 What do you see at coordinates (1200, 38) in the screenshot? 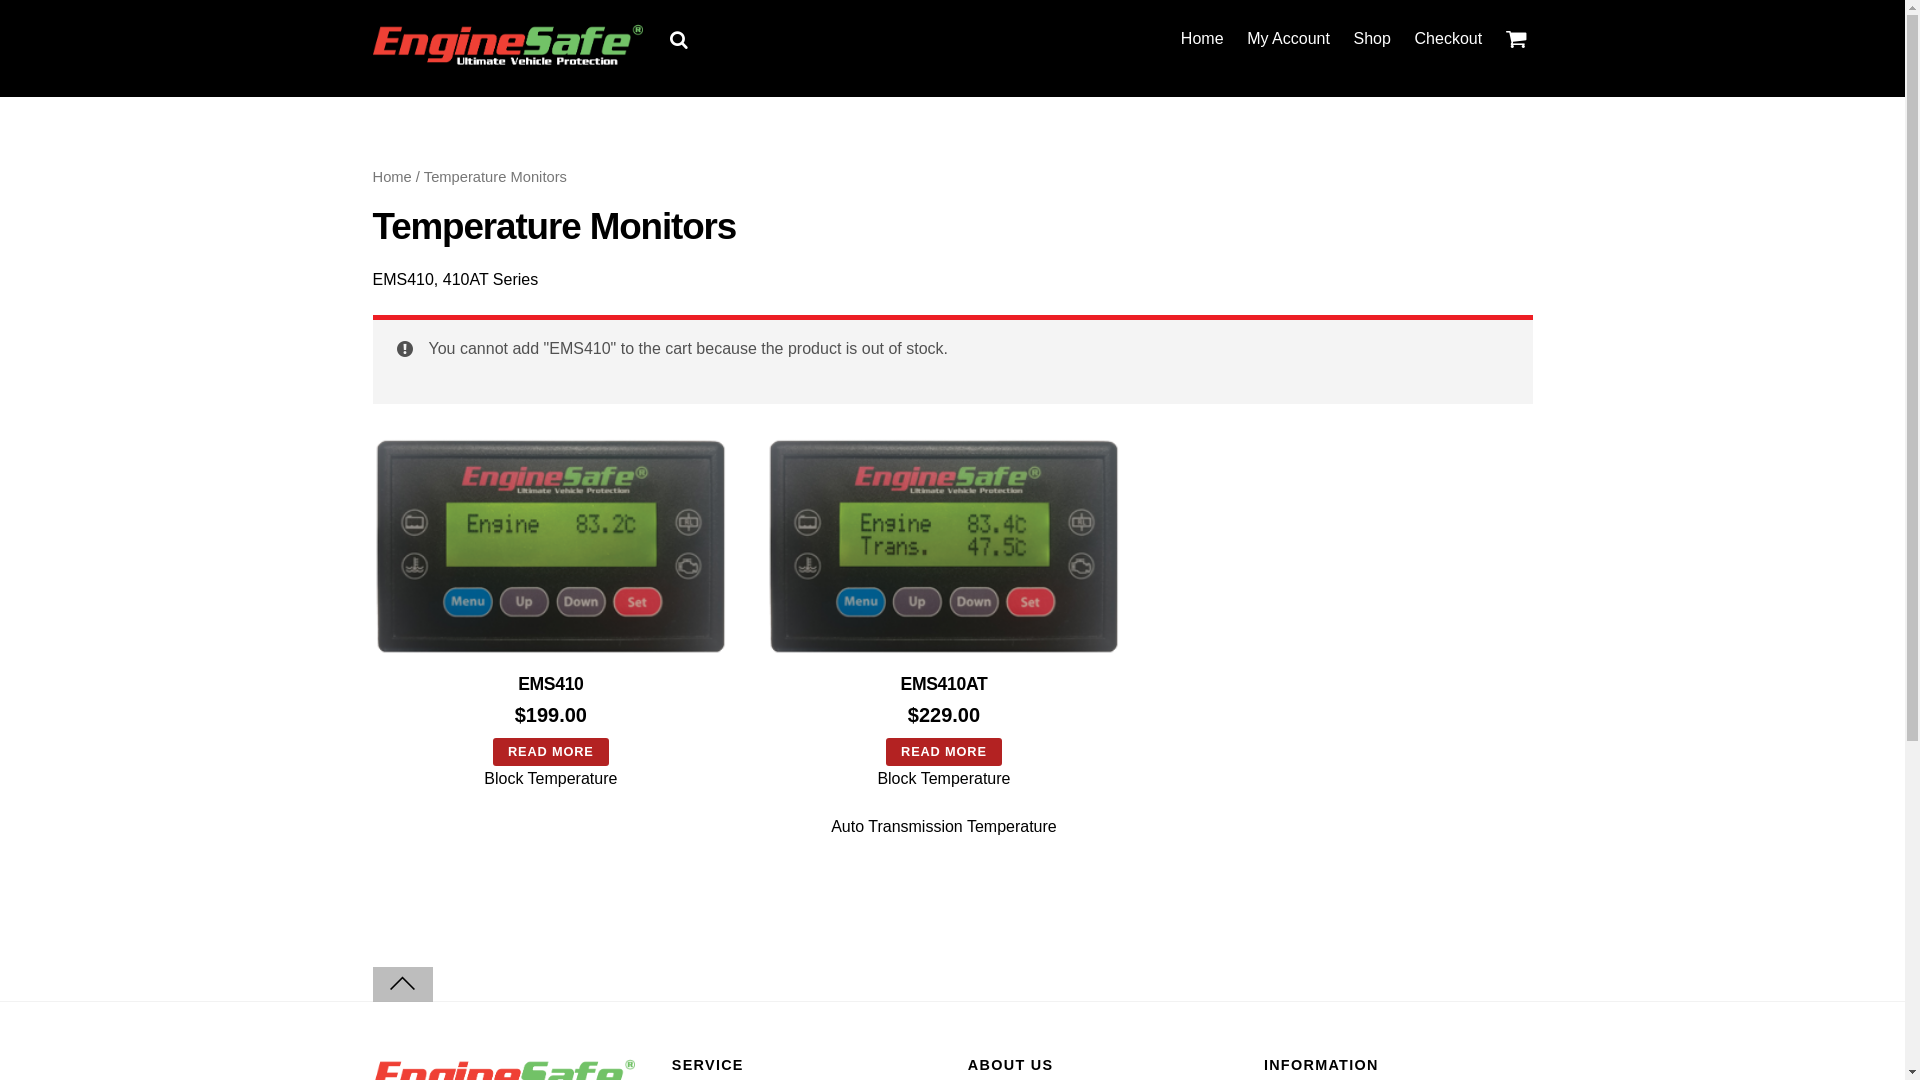
I see `'Home'` at bounding box center [1200, 38].